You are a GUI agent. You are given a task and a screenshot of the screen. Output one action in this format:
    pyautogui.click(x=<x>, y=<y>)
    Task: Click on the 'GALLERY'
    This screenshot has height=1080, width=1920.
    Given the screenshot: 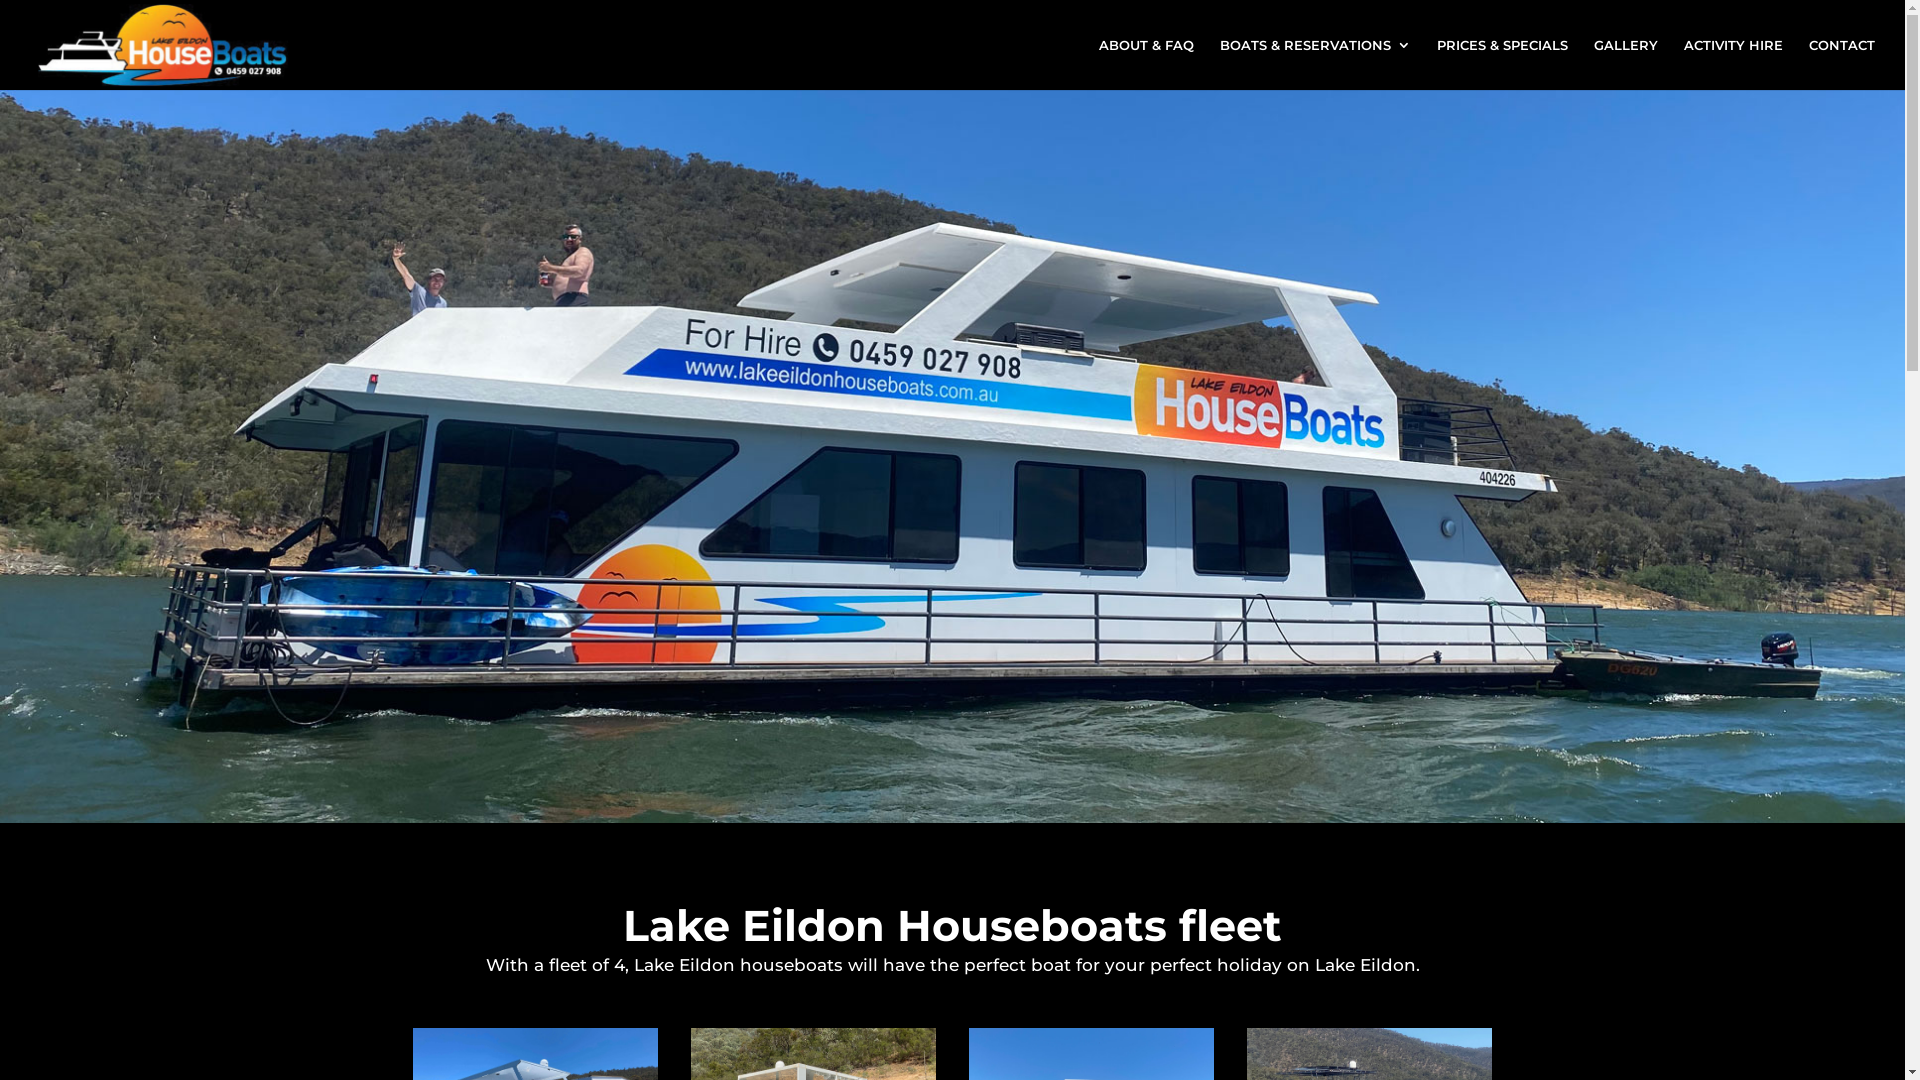 What is the action you would take?
    pyautogui.click(x=1626, y=63)
    